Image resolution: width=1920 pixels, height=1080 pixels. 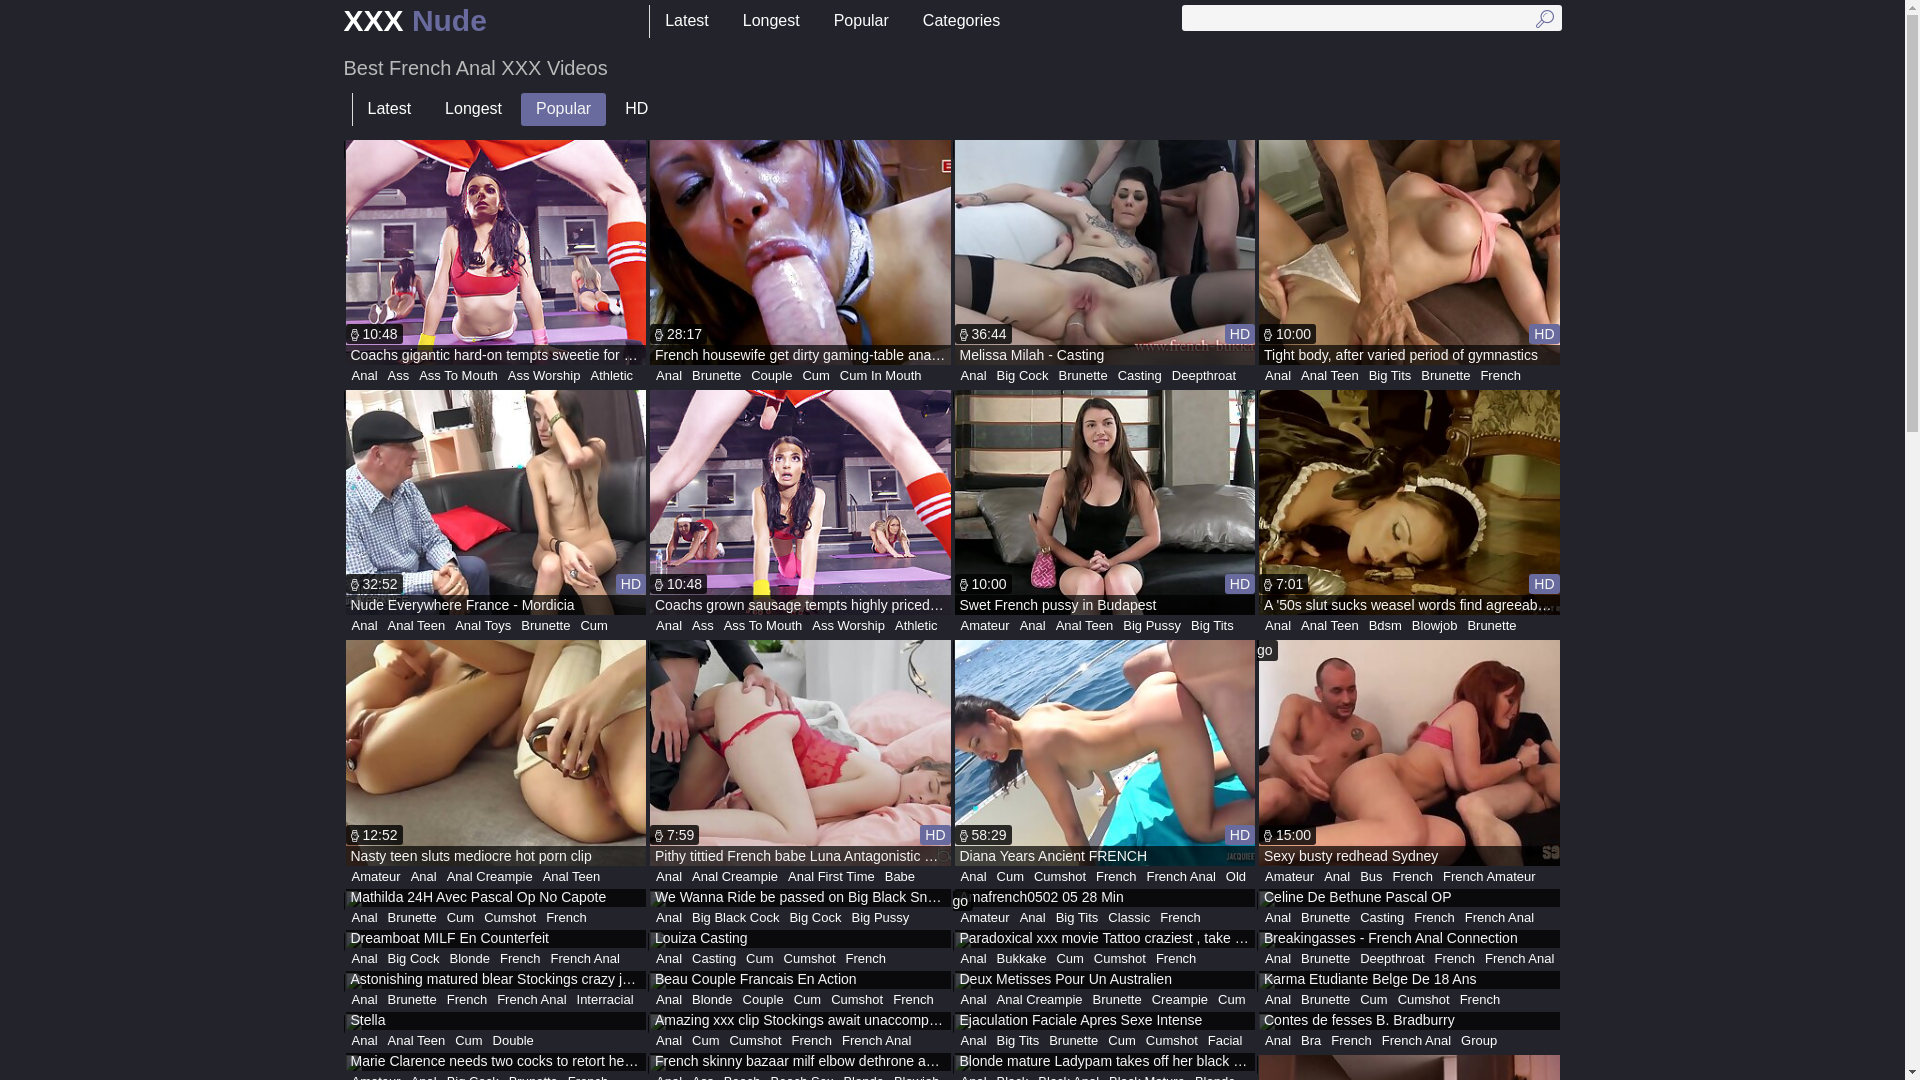 I want to click on 'Ass', so click(x=398, y=375).